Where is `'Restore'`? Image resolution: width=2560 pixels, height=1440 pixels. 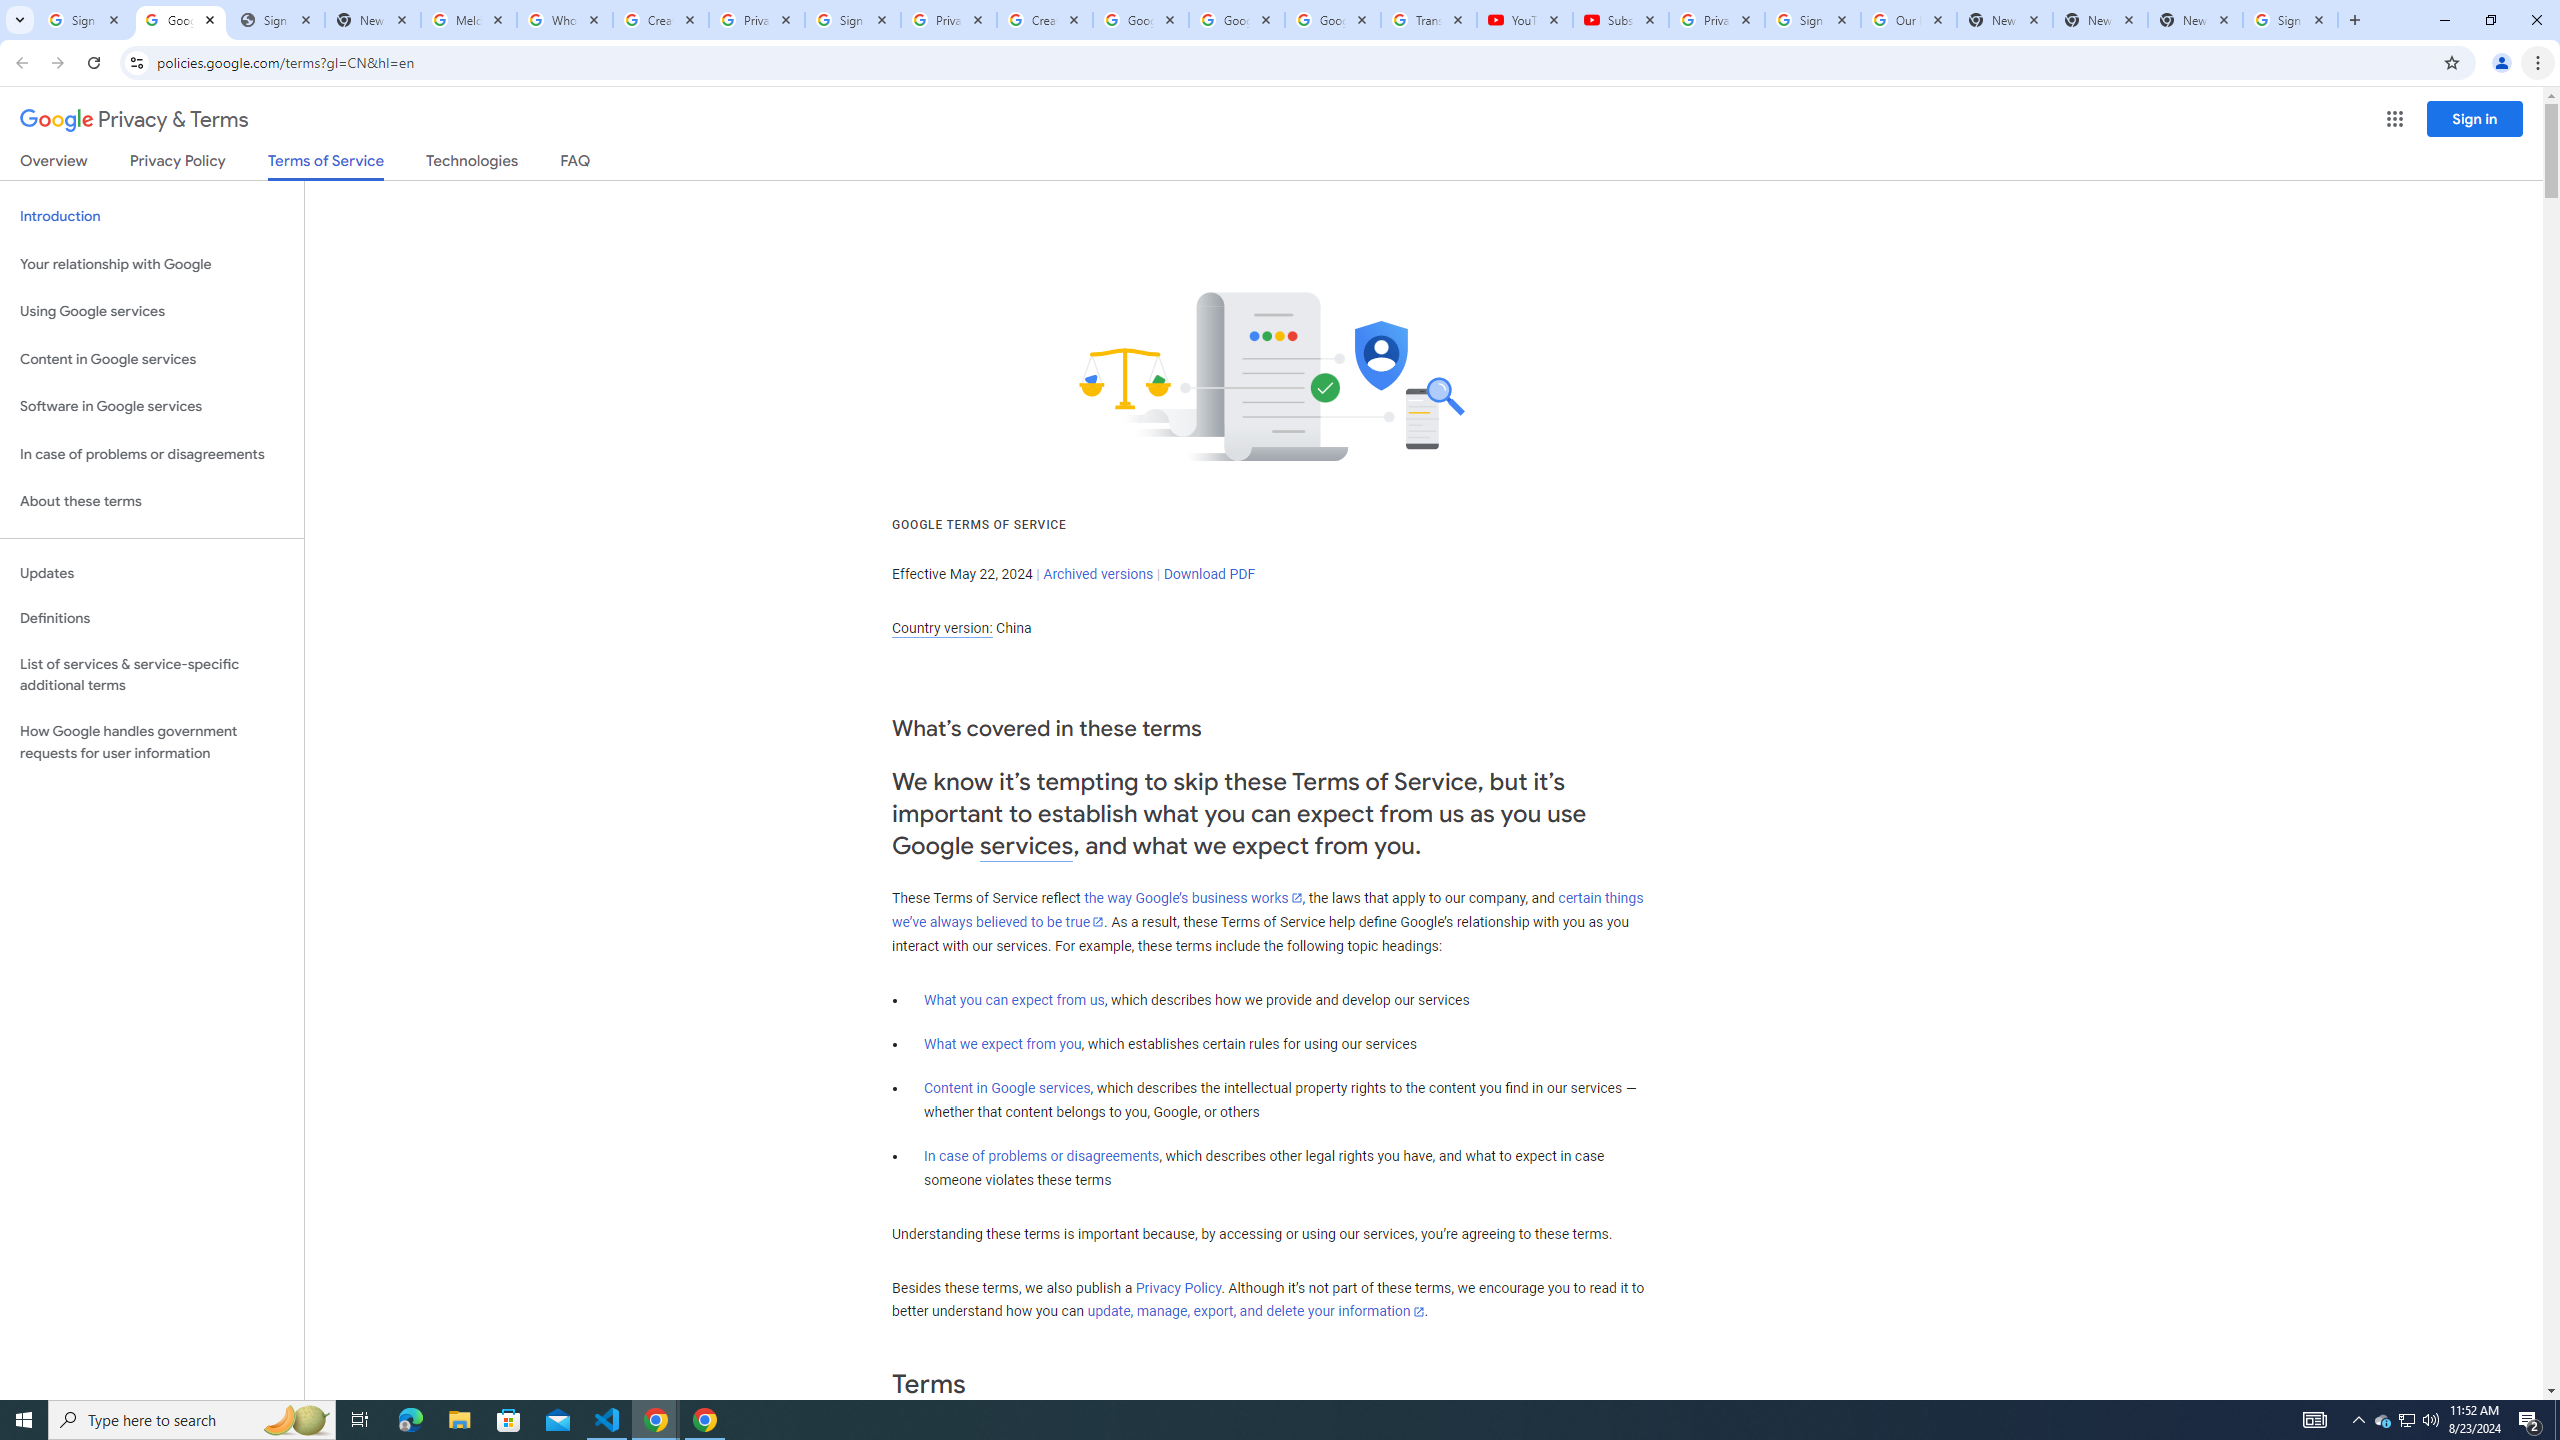
'Restore' is located at coordinates (2490, 19).